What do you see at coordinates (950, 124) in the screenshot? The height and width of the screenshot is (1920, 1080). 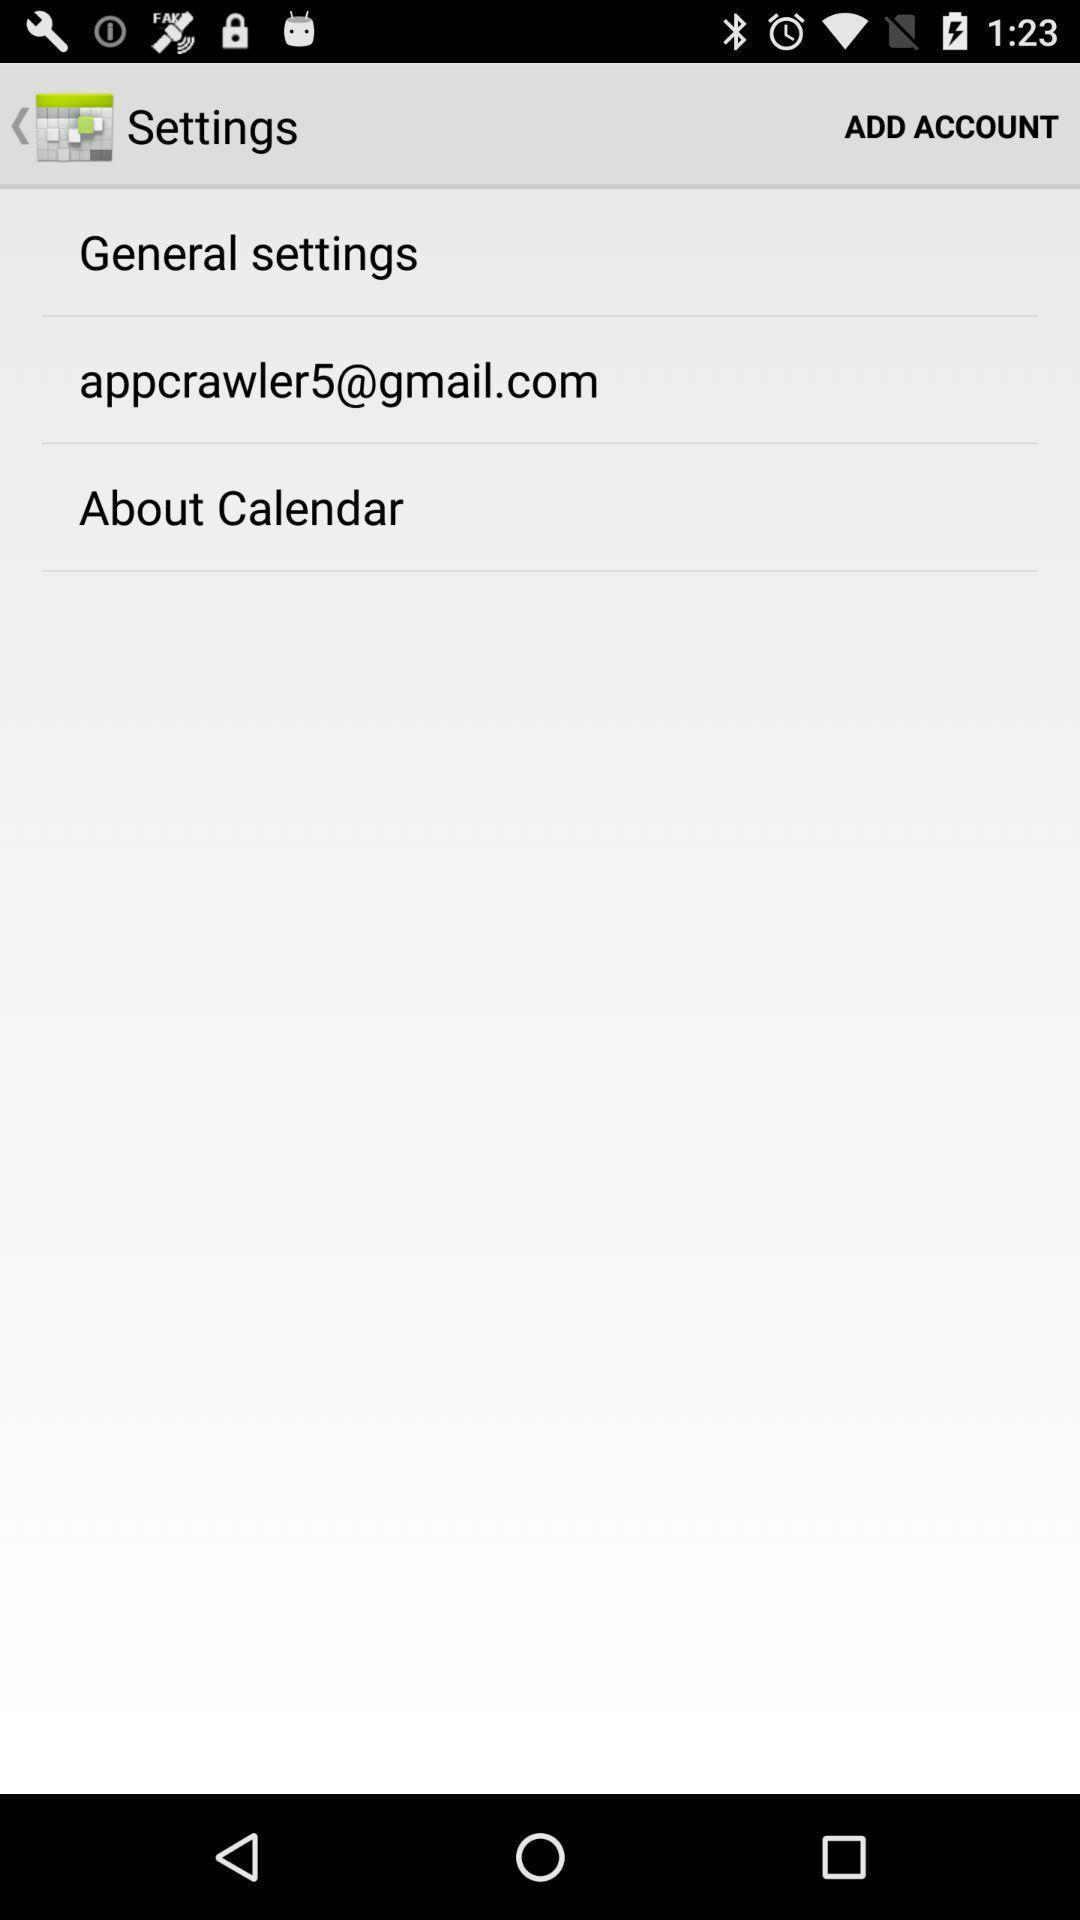 I see `the app to the right of settings icon` at bounding box center [950, 124].